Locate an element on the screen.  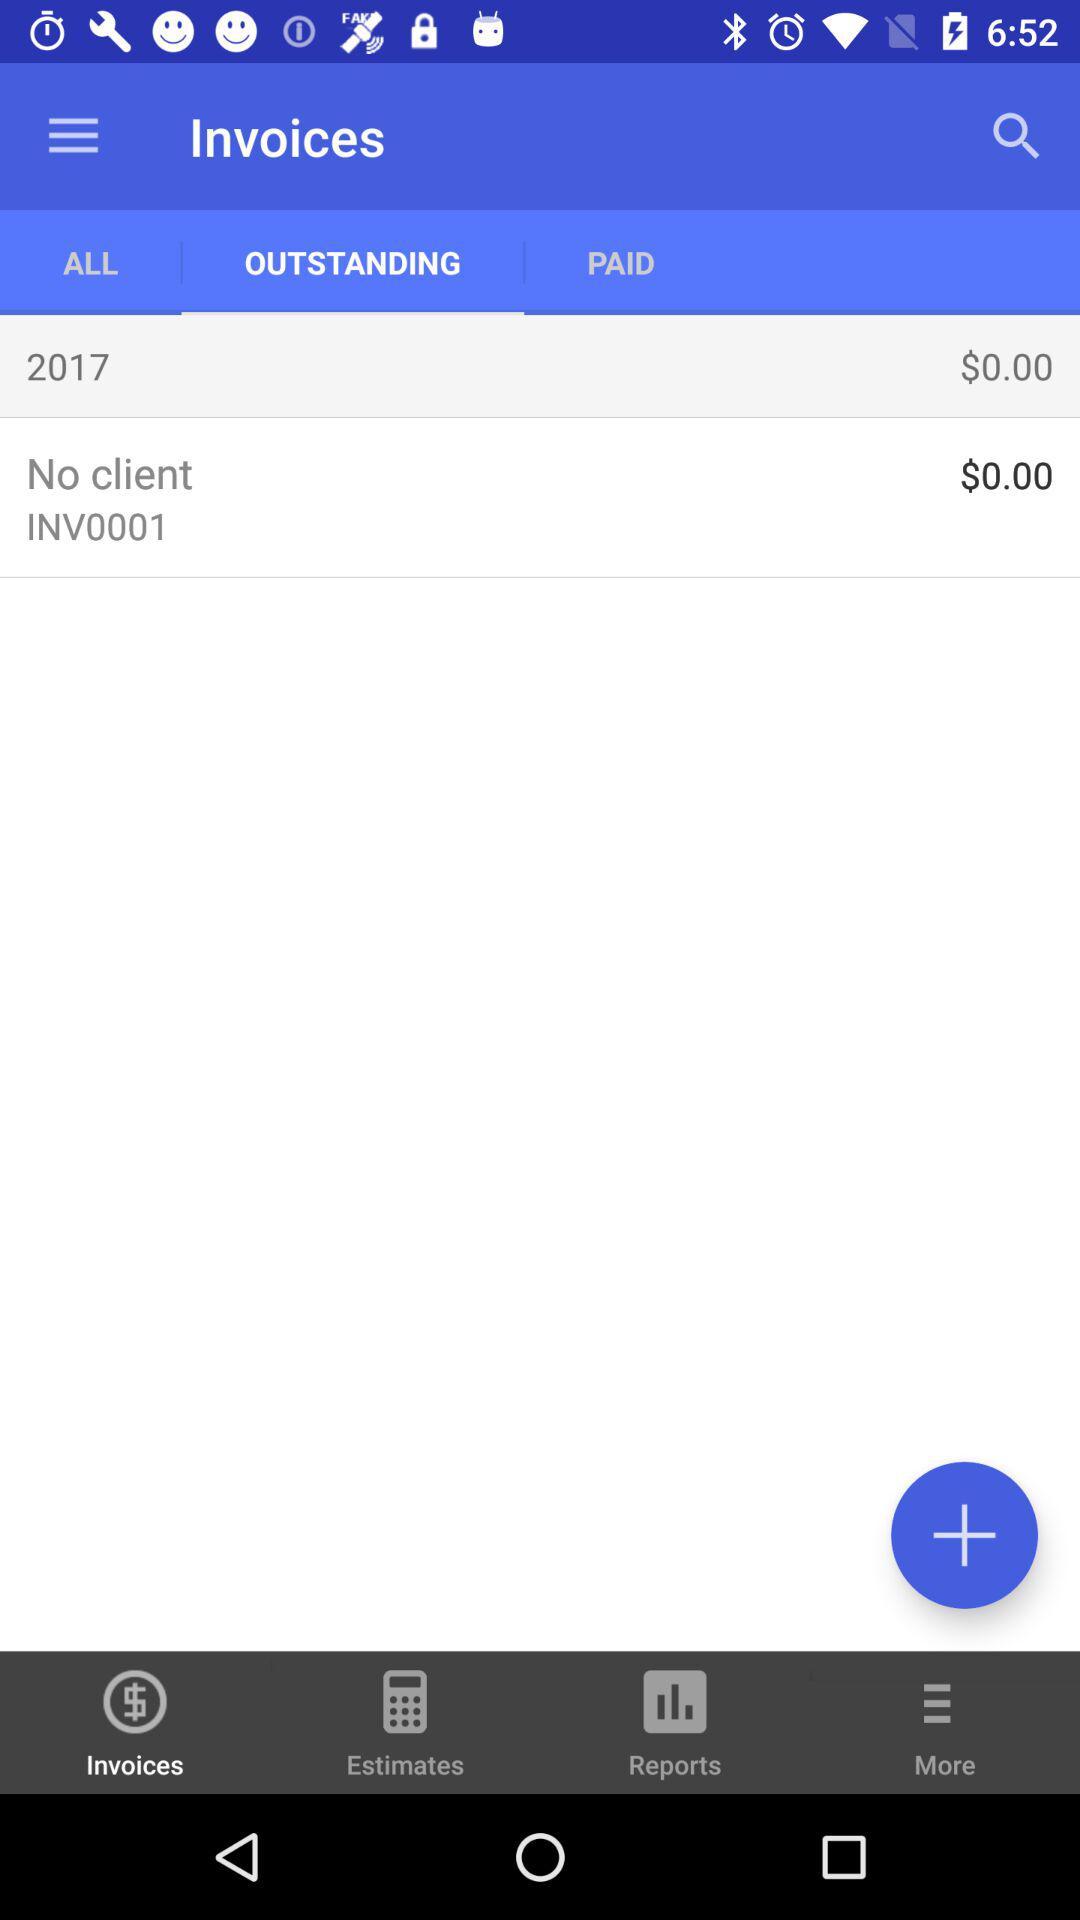
the item to the left of paid is located at coordinates (351, 261).